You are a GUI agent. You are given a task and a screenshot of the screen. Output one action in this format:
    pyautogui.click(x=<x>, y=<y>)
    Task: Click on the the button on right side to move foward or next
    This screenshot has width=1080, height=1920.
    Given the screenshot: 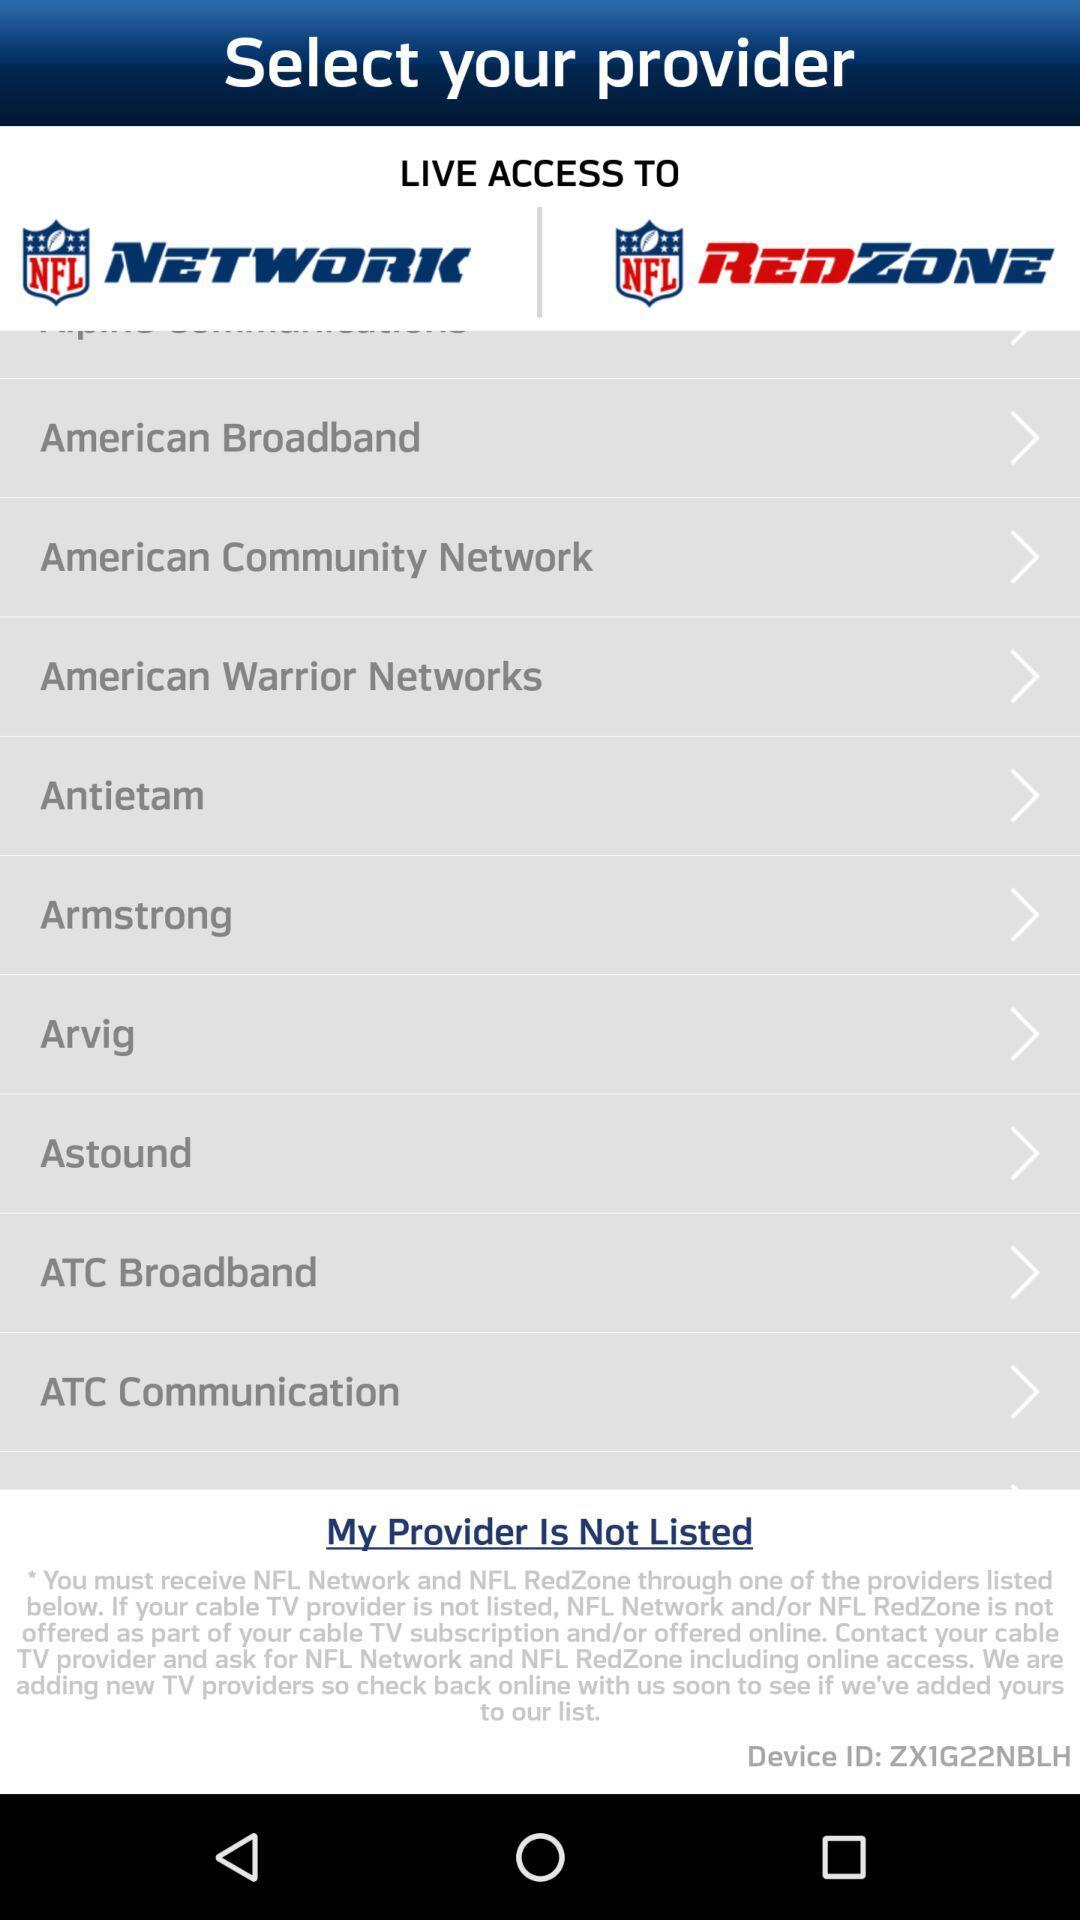 What is the action you would take?
    pyautogui.click(x=1025, y=1153)
    